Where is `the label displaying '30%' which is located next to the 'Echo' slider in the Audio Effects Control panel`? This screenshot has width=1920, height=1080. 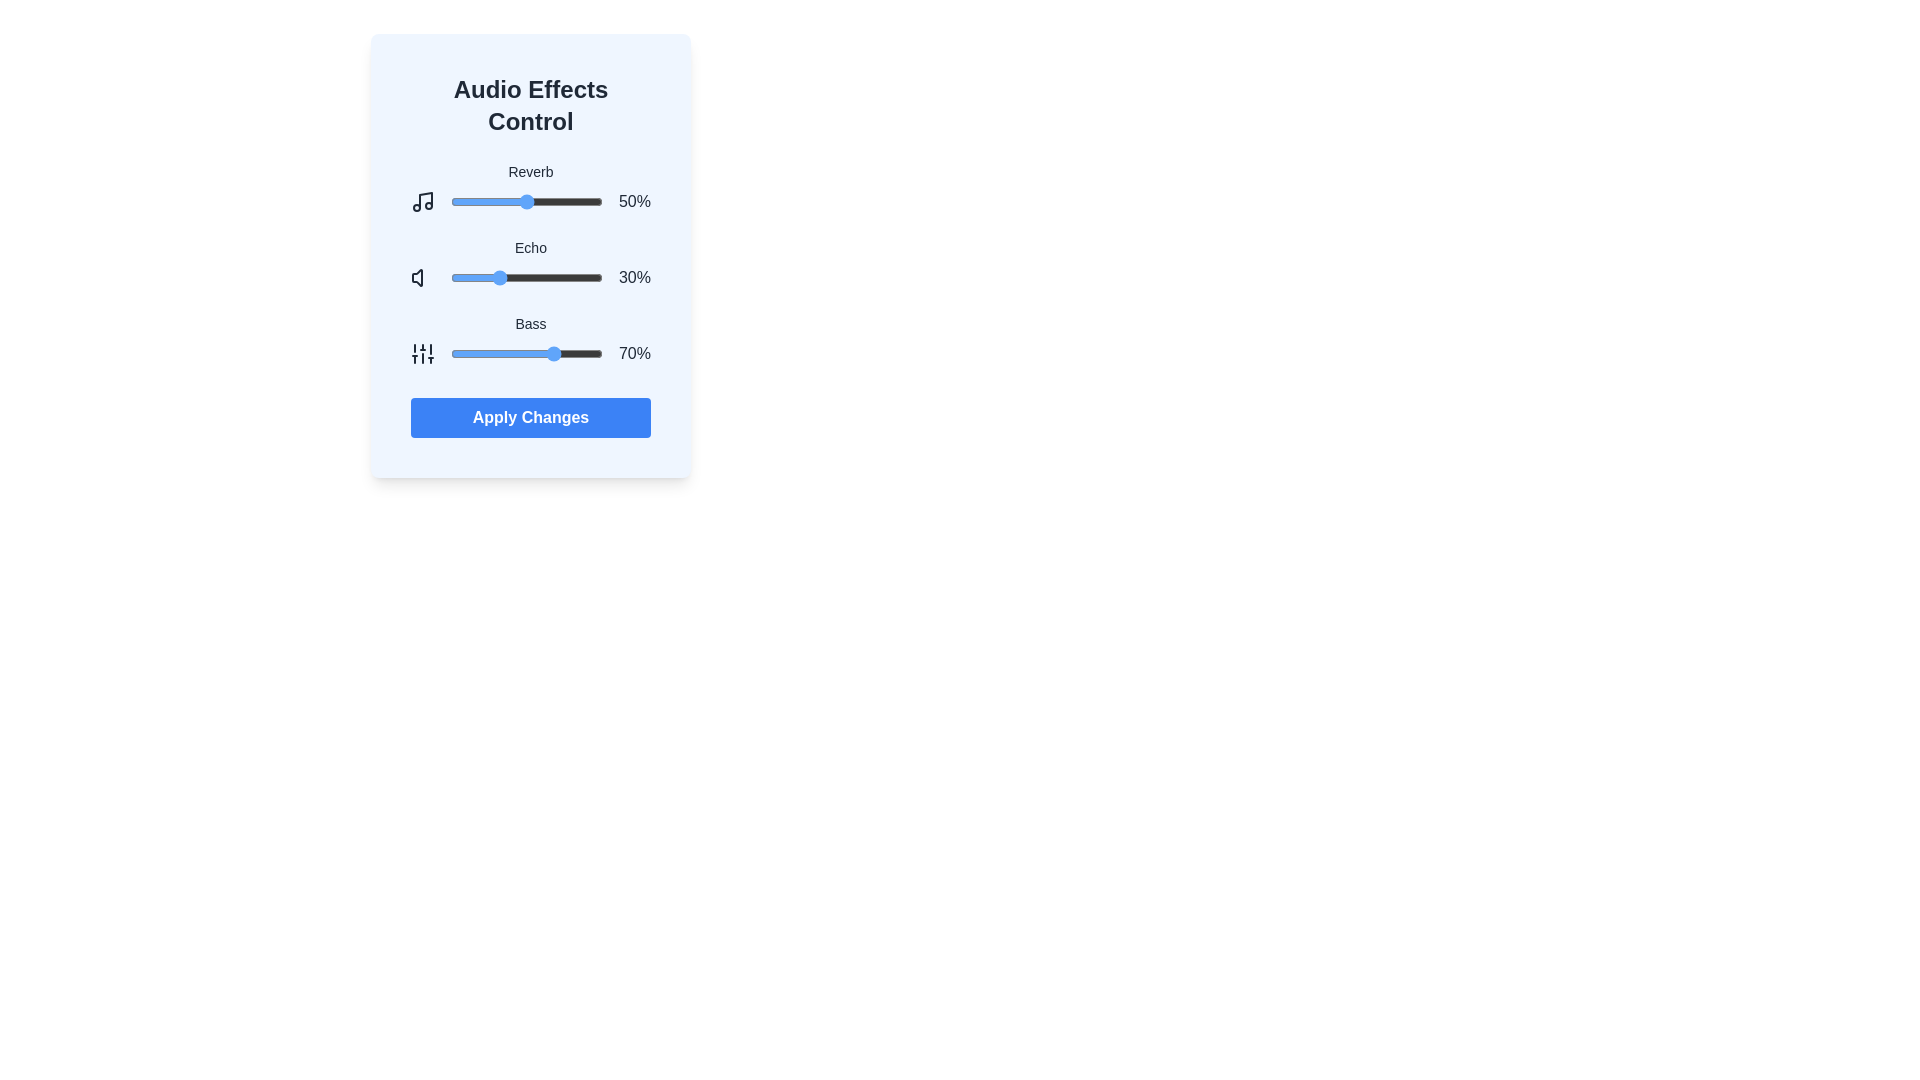
the label displaying '30%' which is located next to the 'Echo' slider in the Audio Effects Control panel is located at coordinates (633, 277).